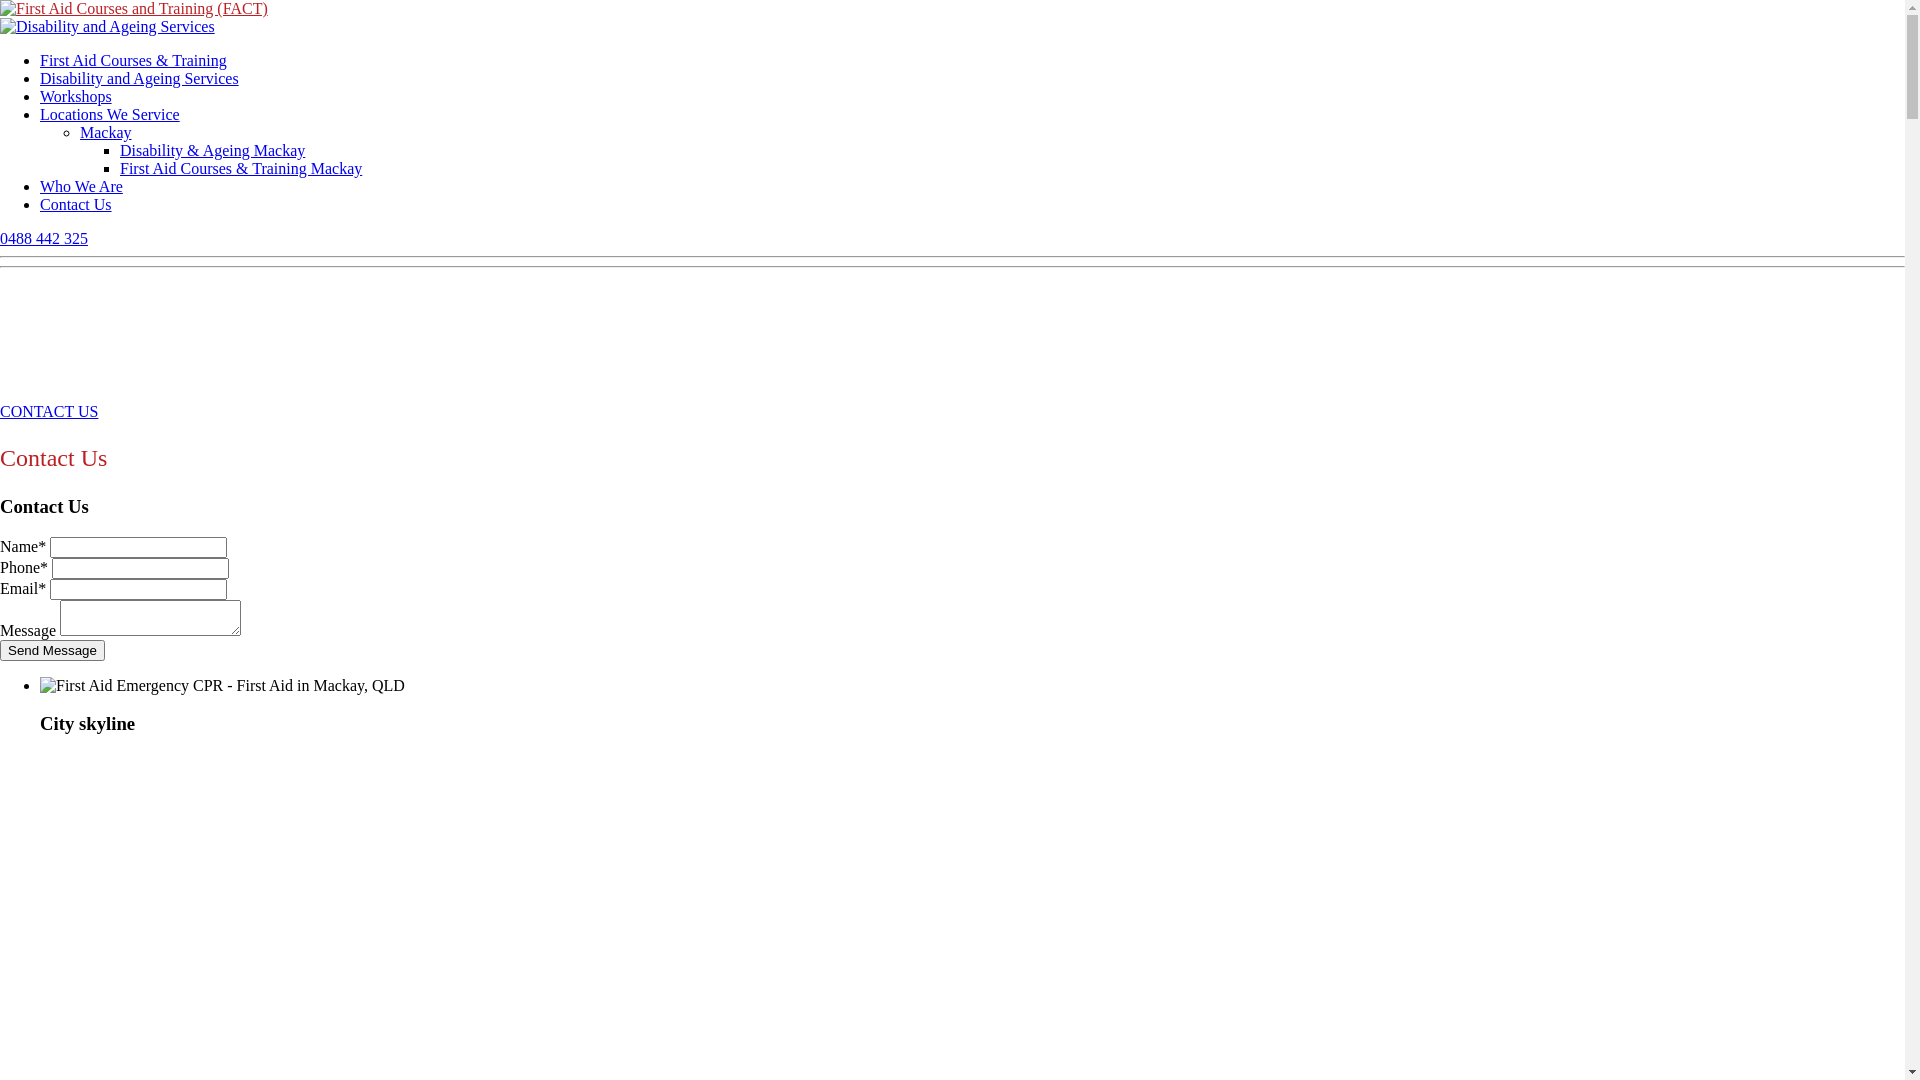 This screenshot has height=1080, width=1920. What do you see at coordinates (240, 167) in the screenshot?
I see `'First Aid Courses & Training Mackay'` at bounding box center [240, 167].